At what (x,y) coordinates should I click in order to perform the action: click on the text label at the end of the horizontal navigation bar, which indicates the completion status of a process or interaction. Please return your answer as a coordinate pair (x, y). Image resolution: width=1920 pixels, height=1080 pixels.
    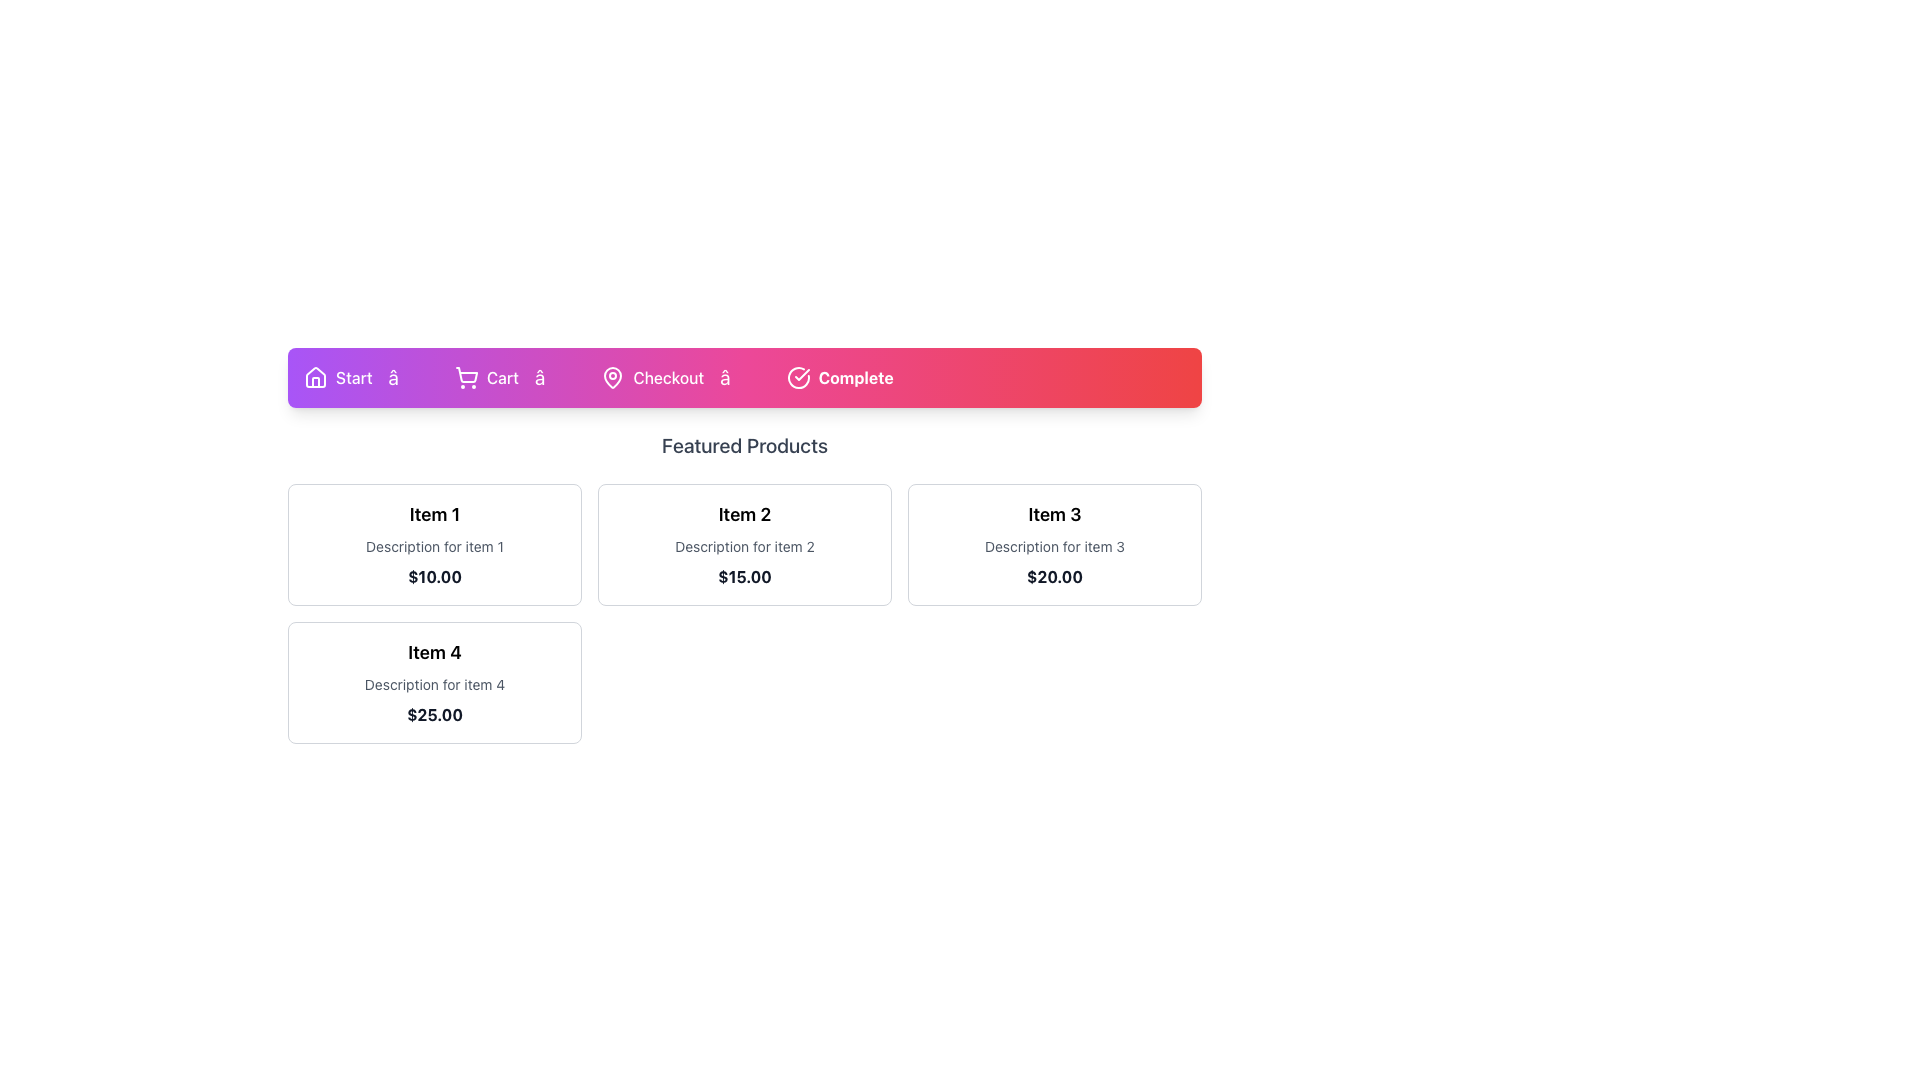
    Looking at the image, I should click on (856, 378).